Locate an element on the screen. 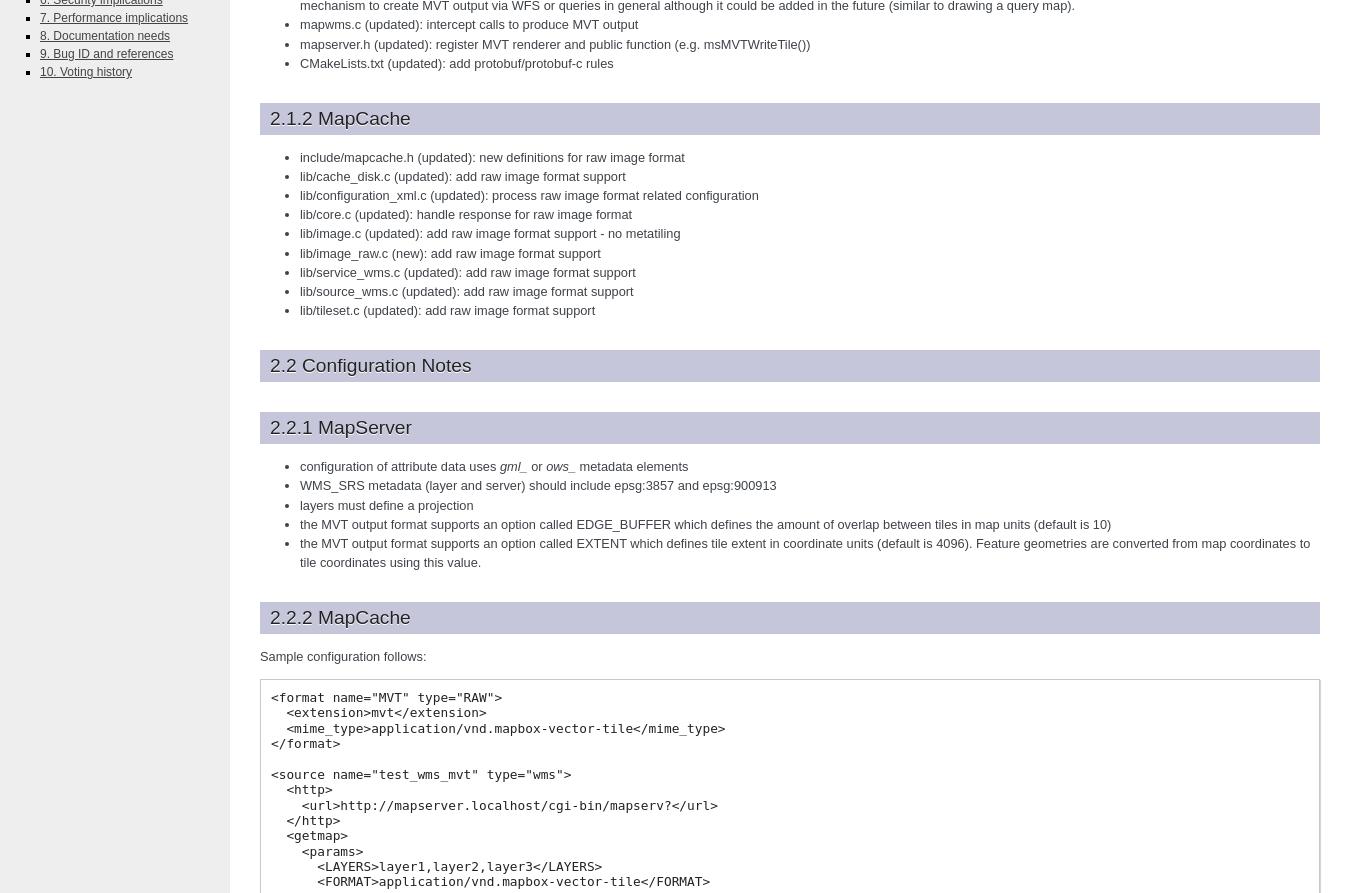  '2.2.2 MapCache' is located at coordinates (269, 617).